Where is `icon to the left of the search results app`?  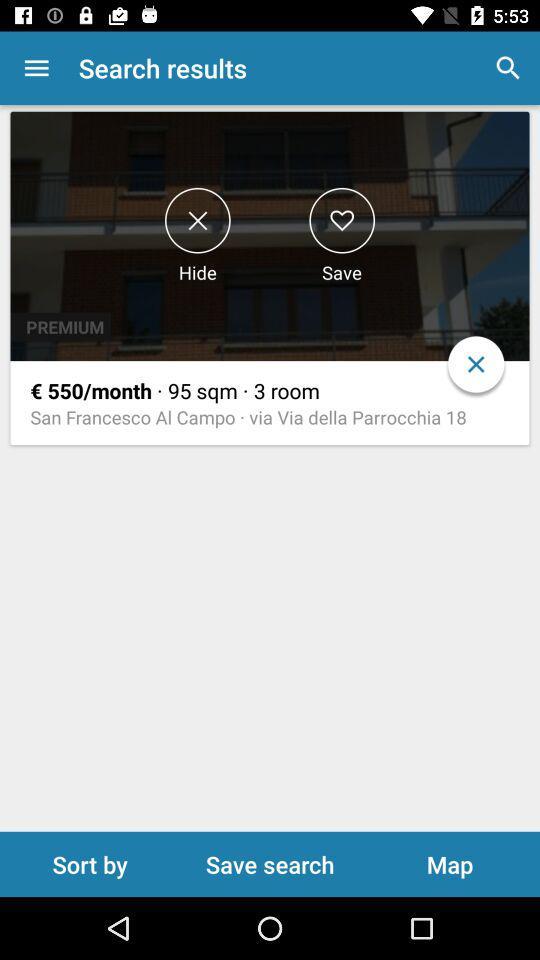
icon to the left of the search results app is located at coordinates (36, 68).